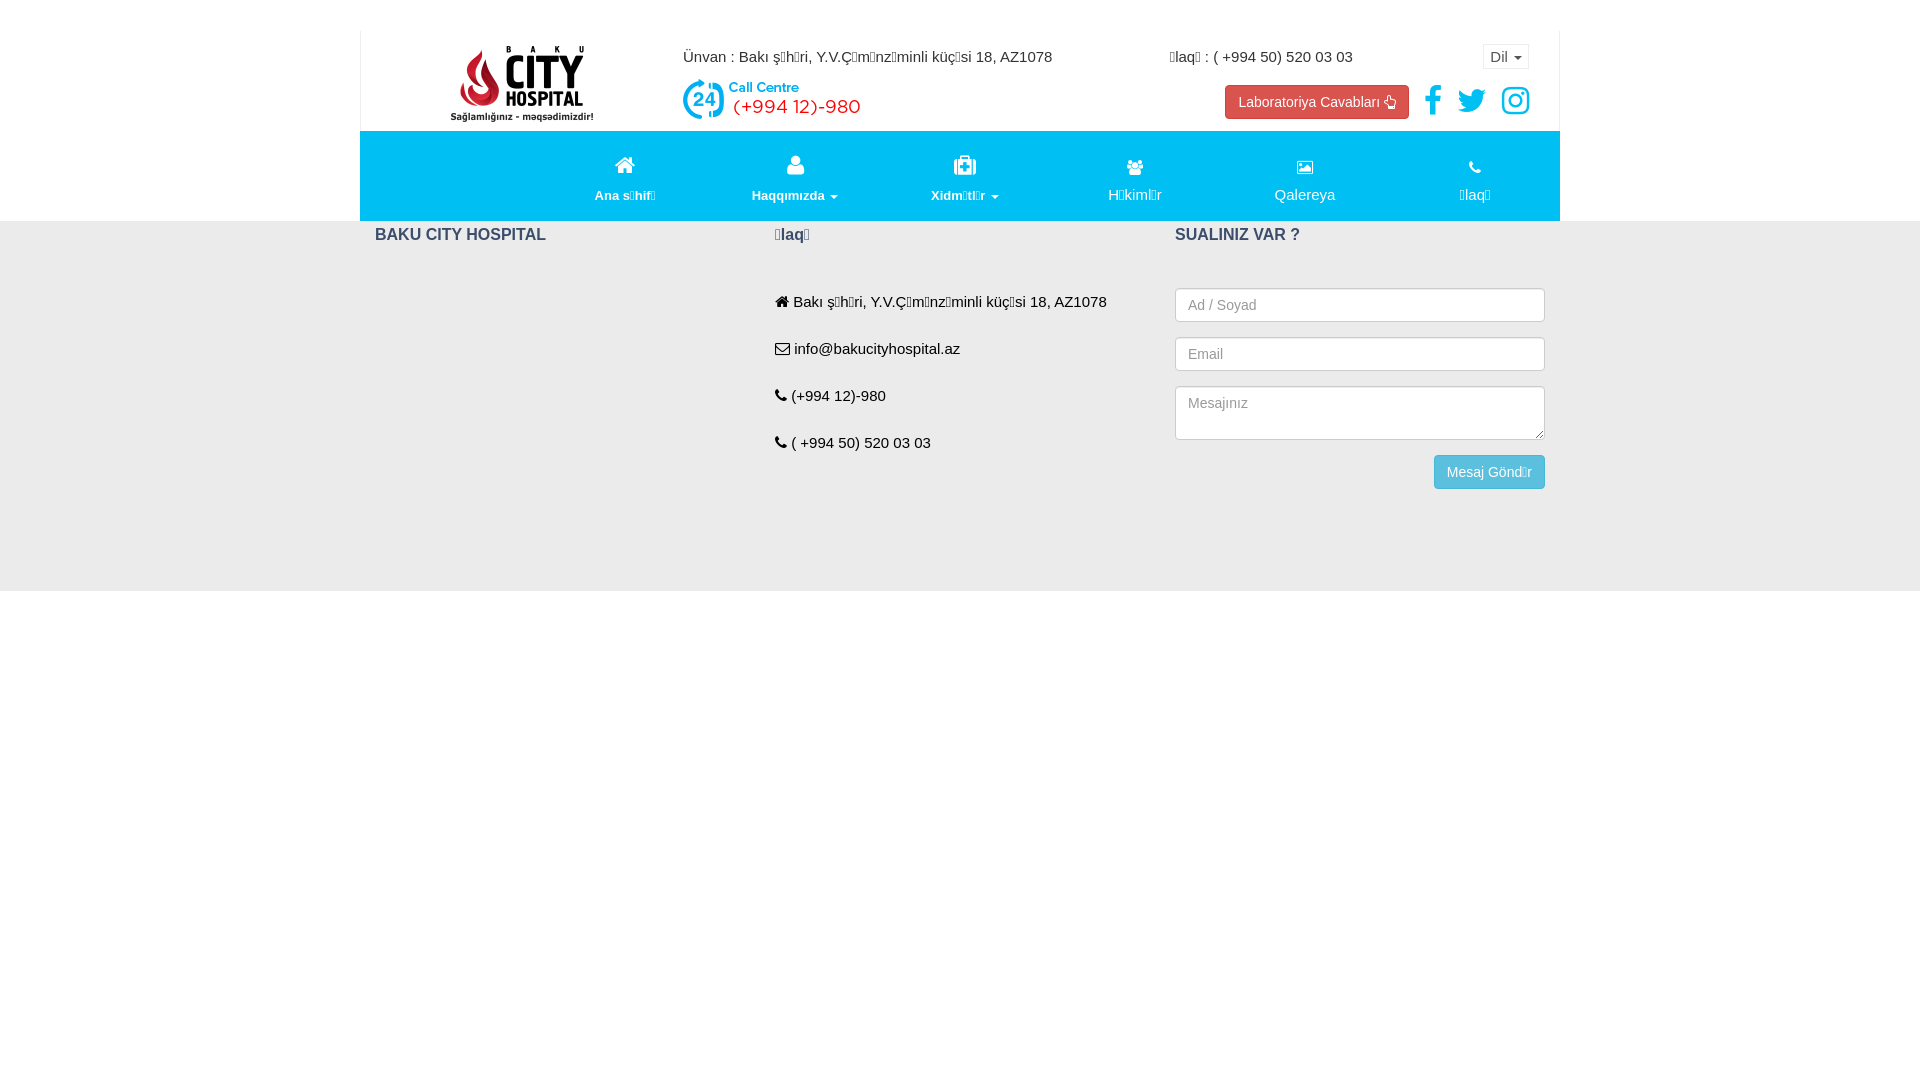 This screenshot has width=1920, height=1080. Describe the element at coordinates (867, 347) in the screenshot. I see `'info@bakucityhospital.az'` at that location.